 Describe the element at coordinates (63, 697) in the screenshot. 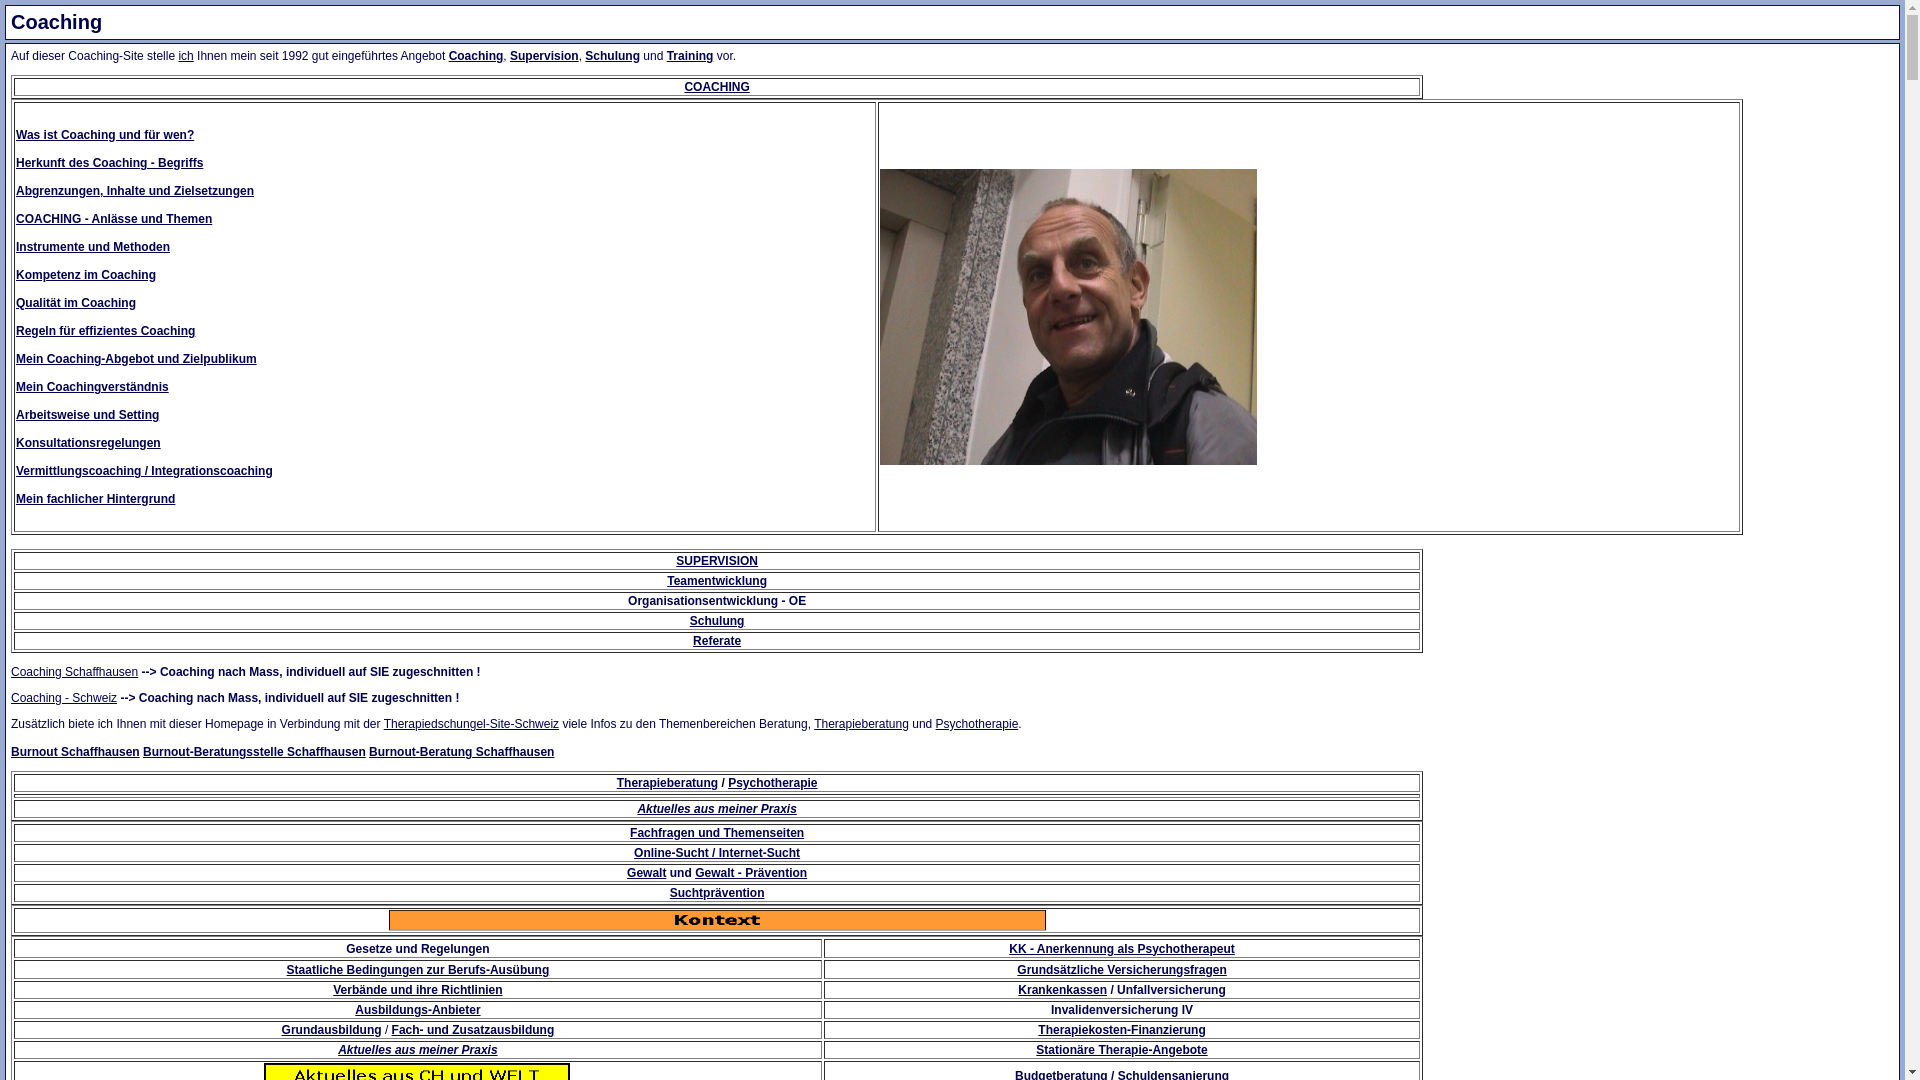

I see `'Coaching - Schweiz'` at that location.